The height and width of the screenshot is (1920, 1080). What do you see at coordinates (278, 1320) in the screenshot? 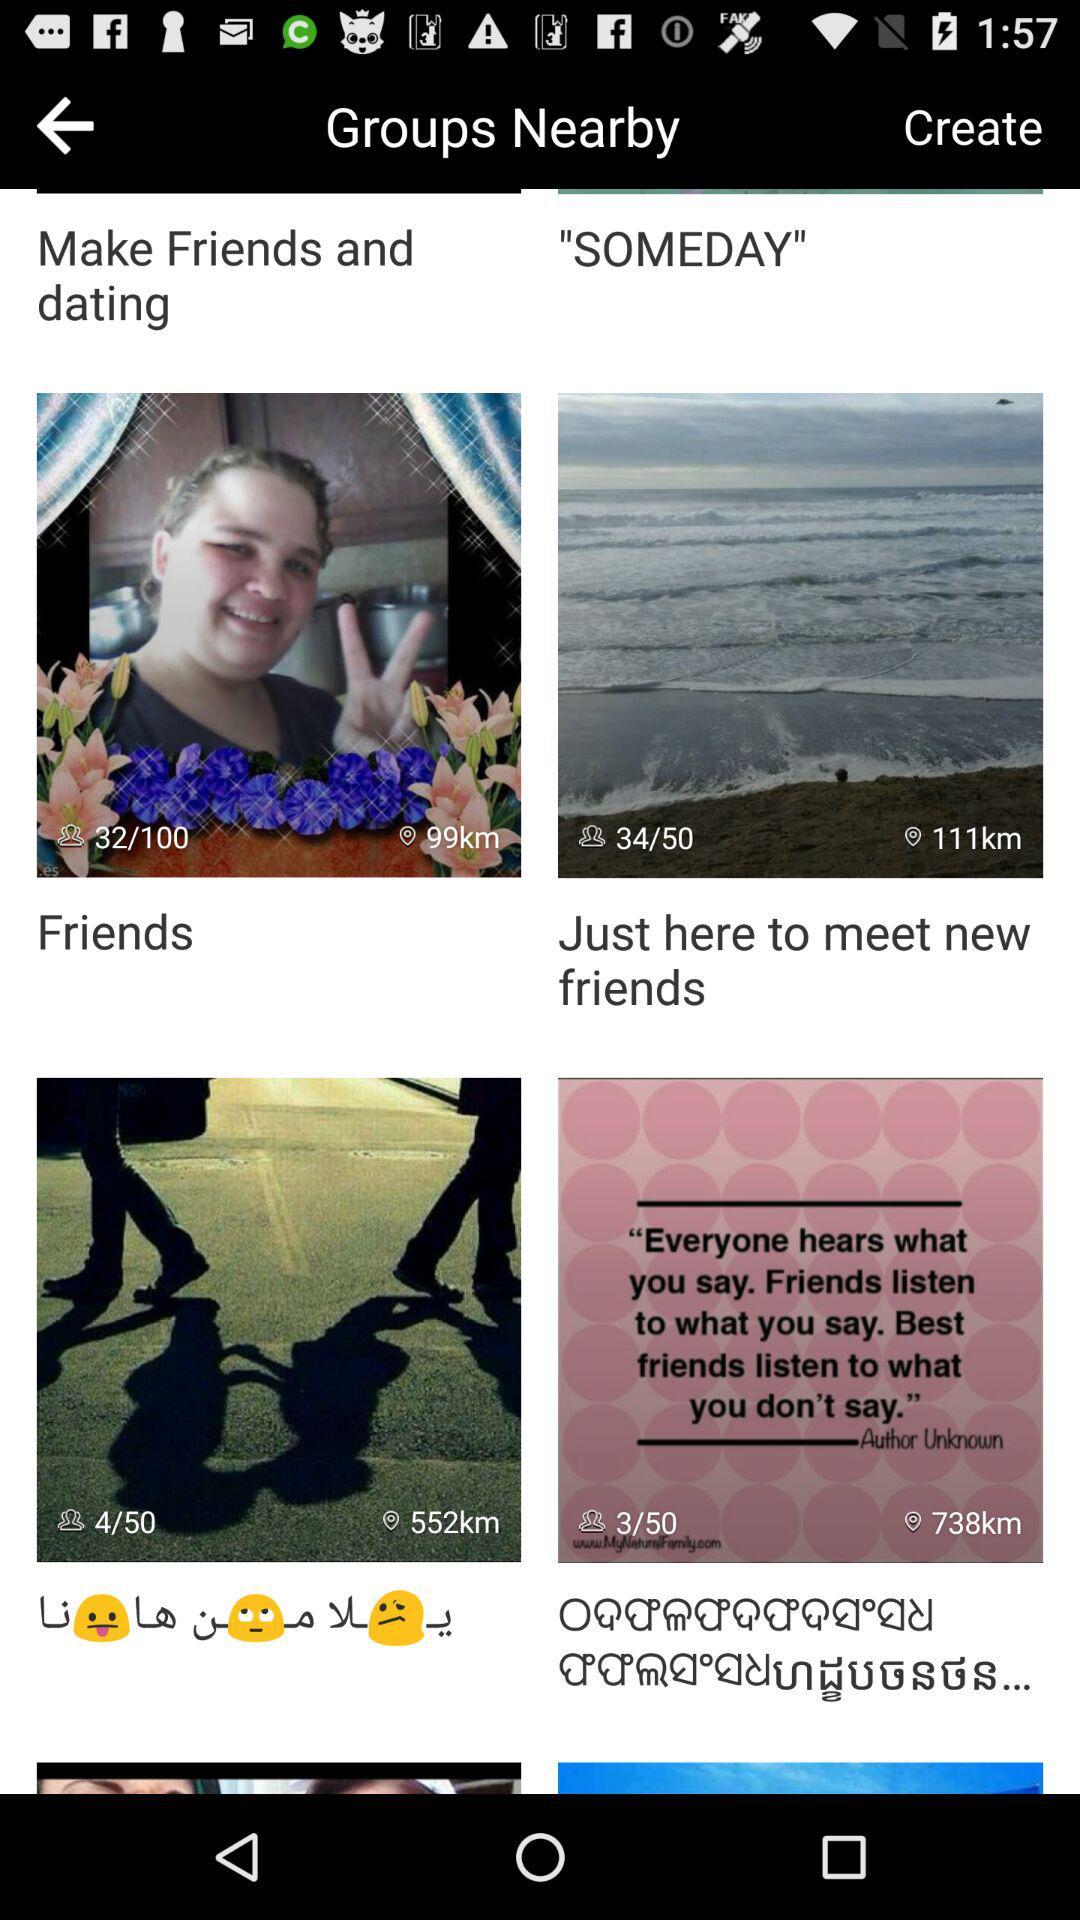
I see `the third image of the page` at bounding box center [278, 1320].